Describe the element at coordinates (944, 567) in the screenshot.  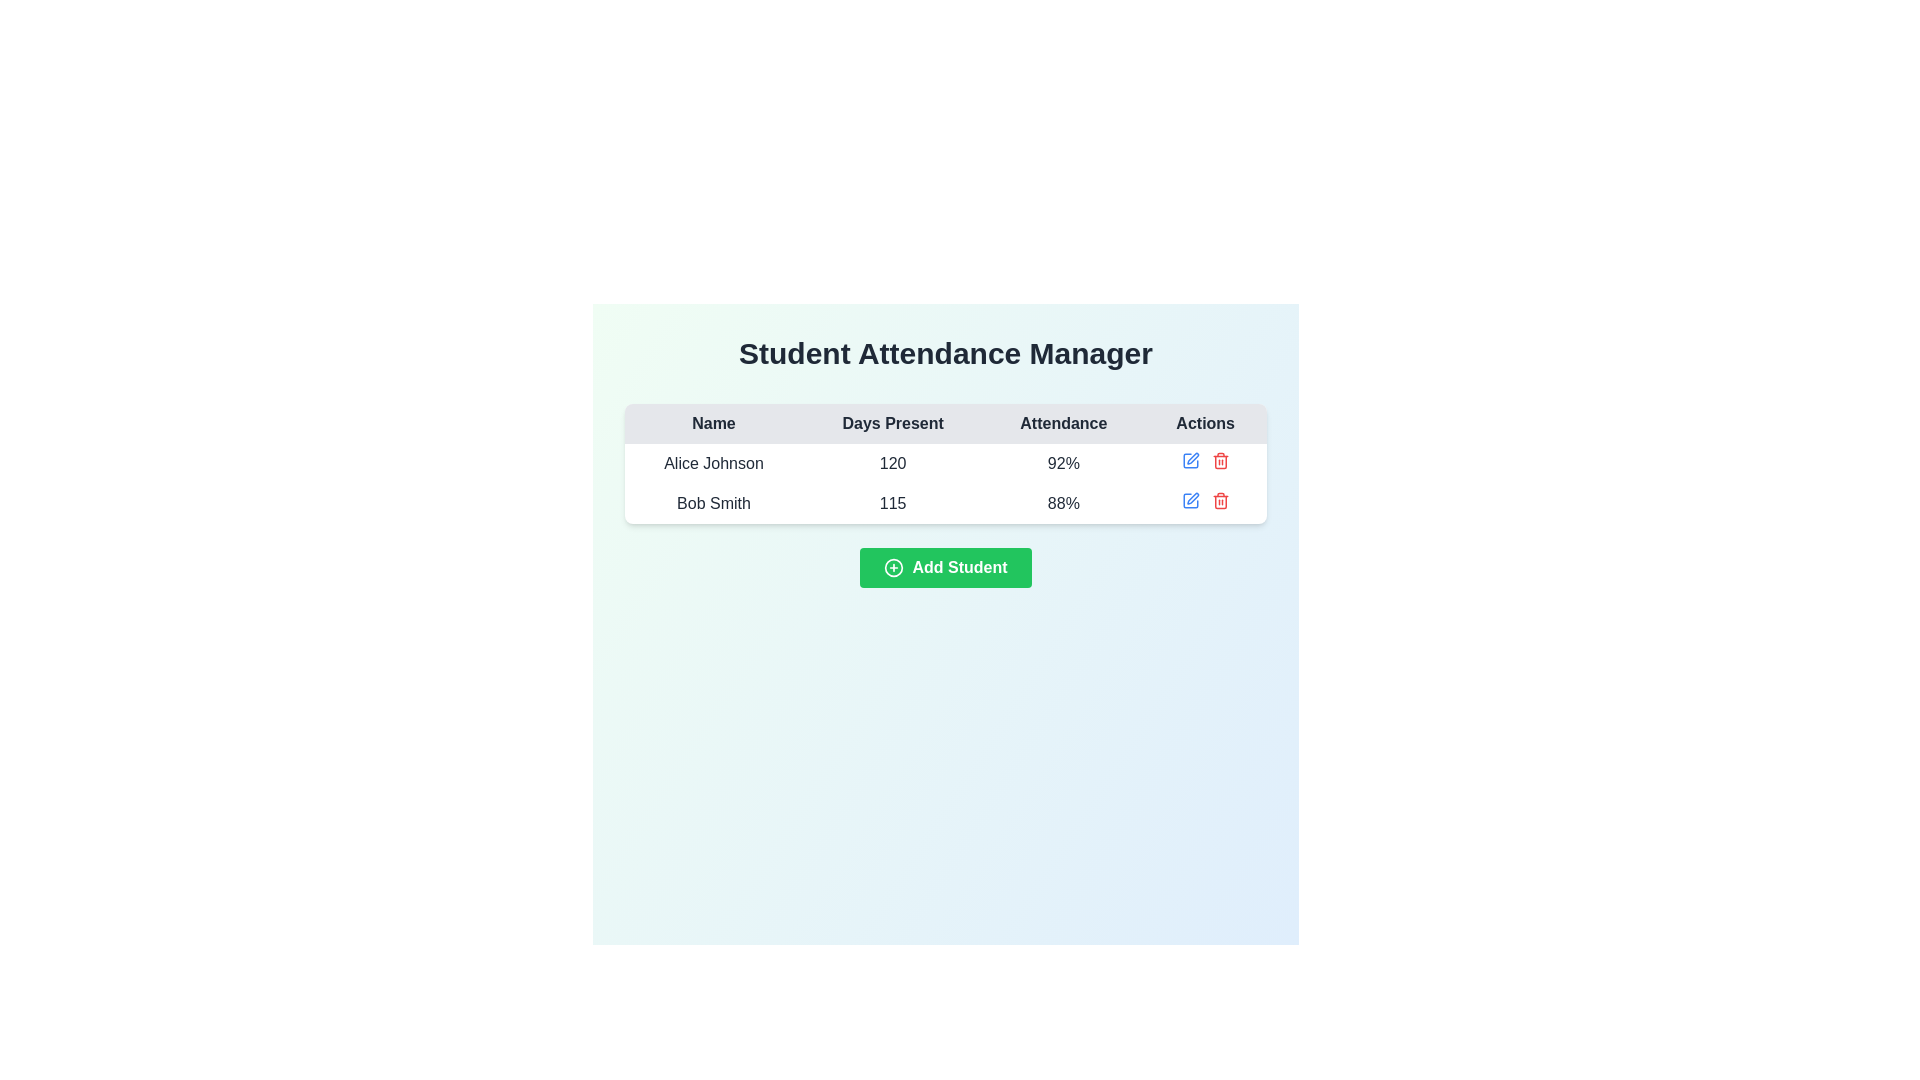
I see `the green 'Add Student' button with rounded edges, which has a white bold font and a plus icon` at that location.